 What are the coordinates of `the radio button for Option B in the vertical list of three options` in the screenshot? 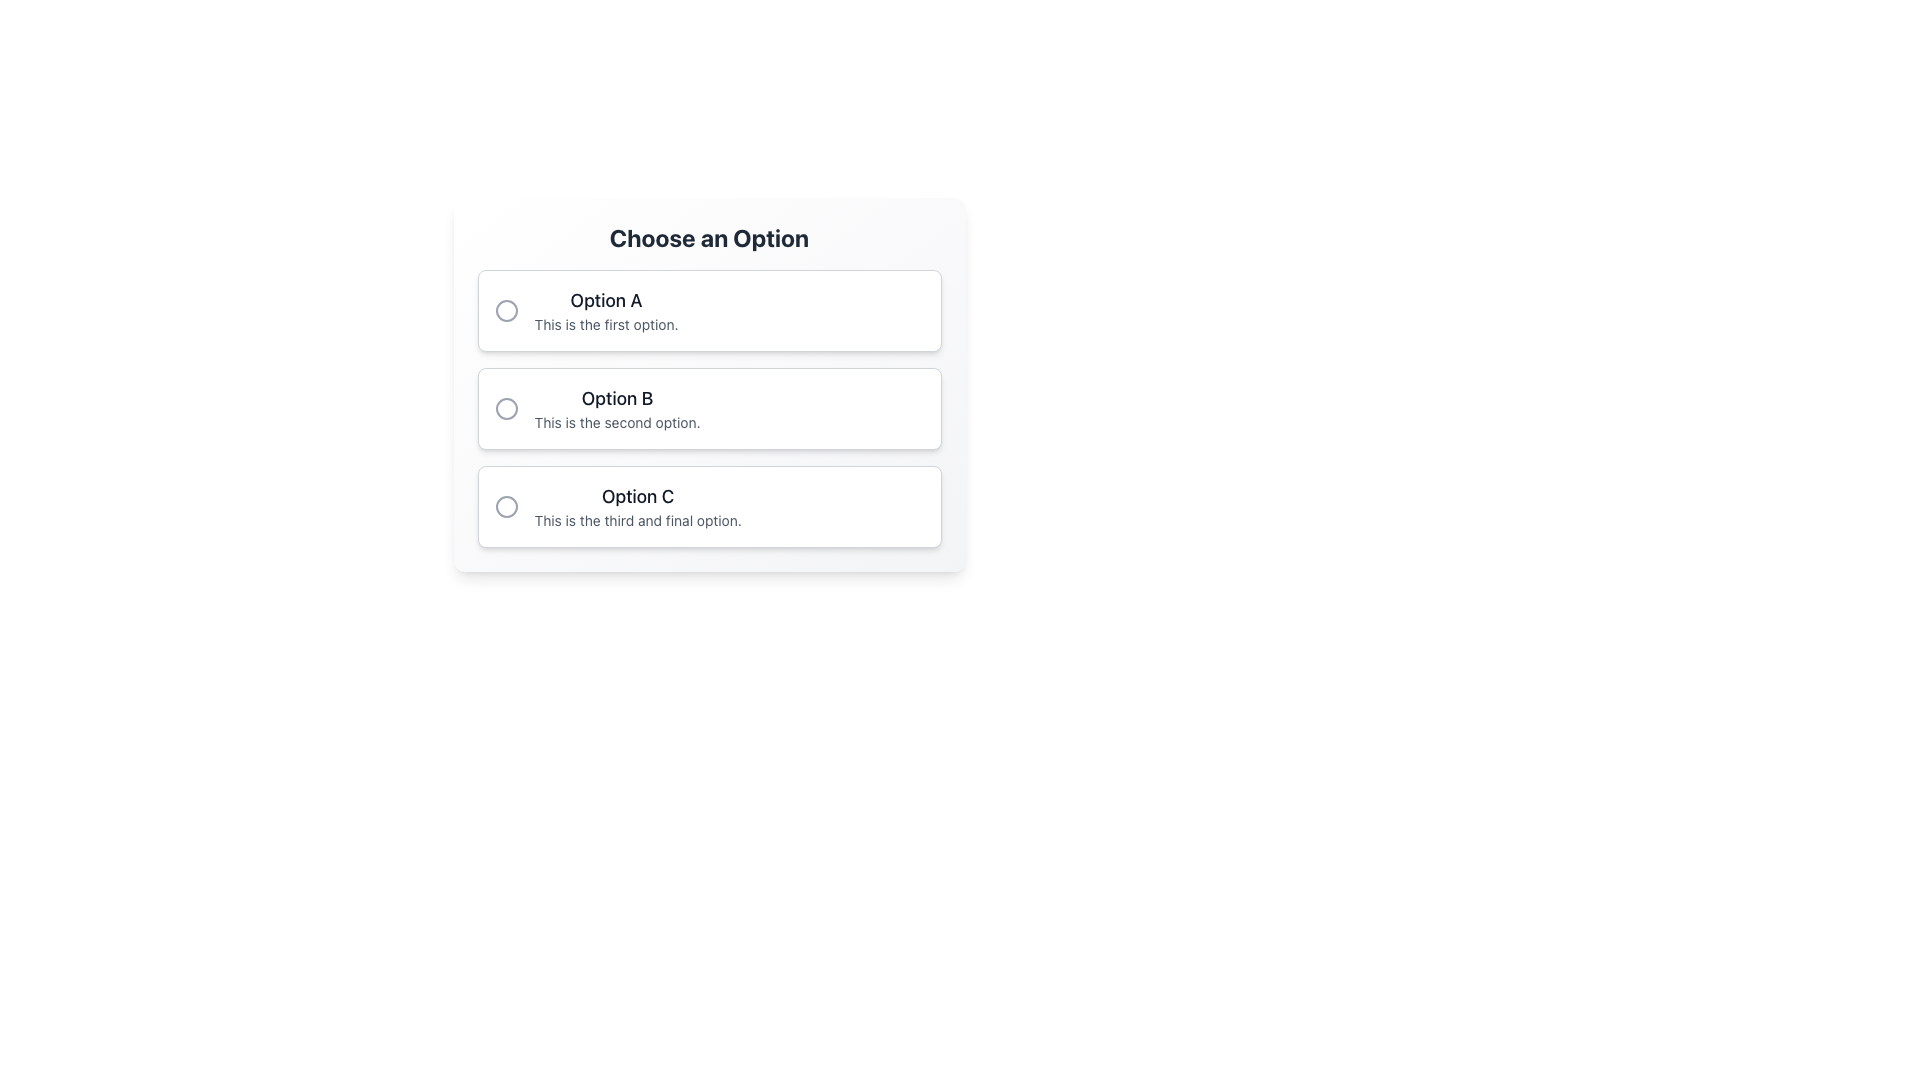 It's located at (709, 407).